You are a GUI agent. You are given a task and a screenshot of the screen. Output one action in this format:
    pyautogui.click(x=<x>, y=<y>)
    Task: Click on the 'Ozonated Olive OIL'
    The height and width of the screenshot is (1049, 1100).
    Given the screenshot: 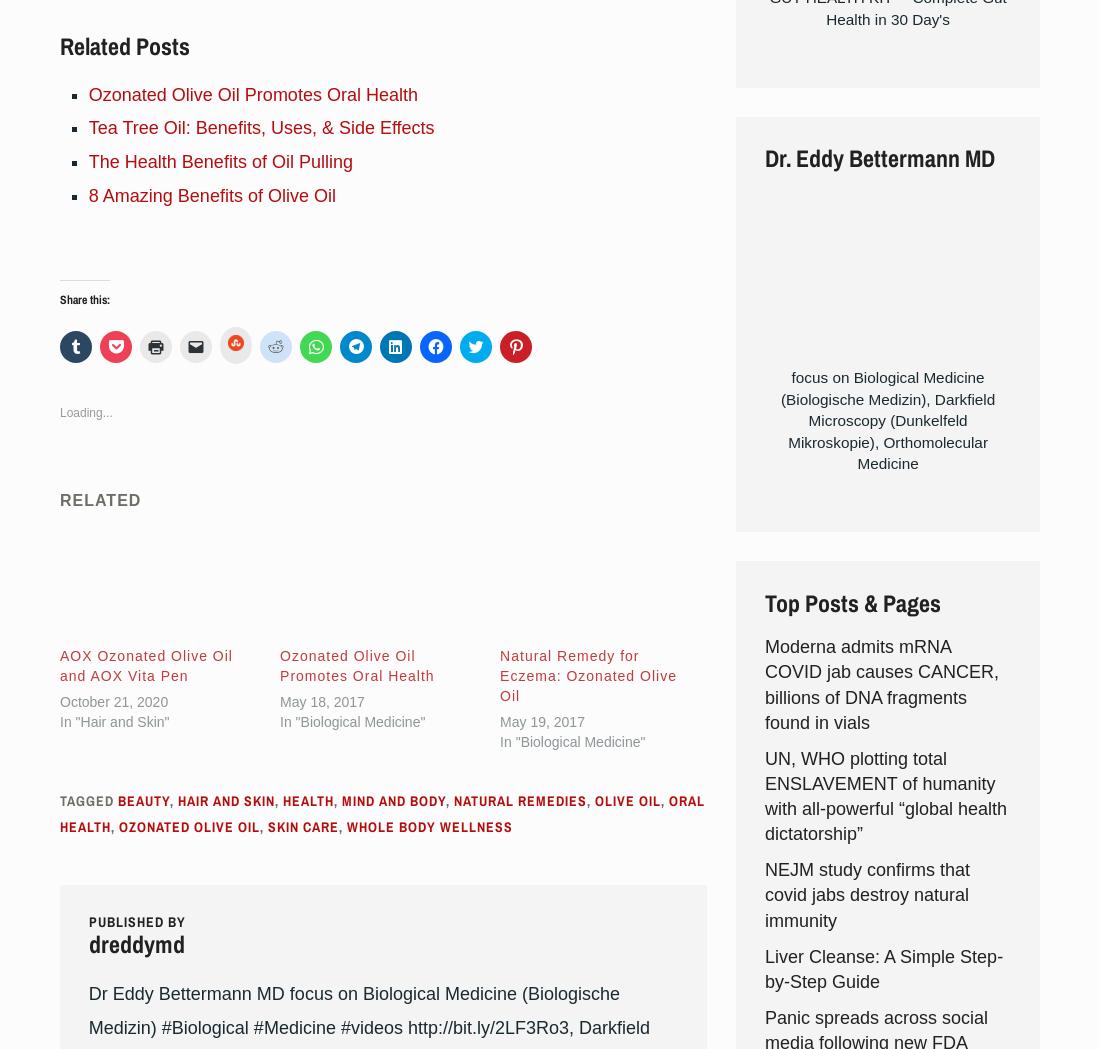 What is the action you would take?
    pyautogui.click(x=188, y=824)
    